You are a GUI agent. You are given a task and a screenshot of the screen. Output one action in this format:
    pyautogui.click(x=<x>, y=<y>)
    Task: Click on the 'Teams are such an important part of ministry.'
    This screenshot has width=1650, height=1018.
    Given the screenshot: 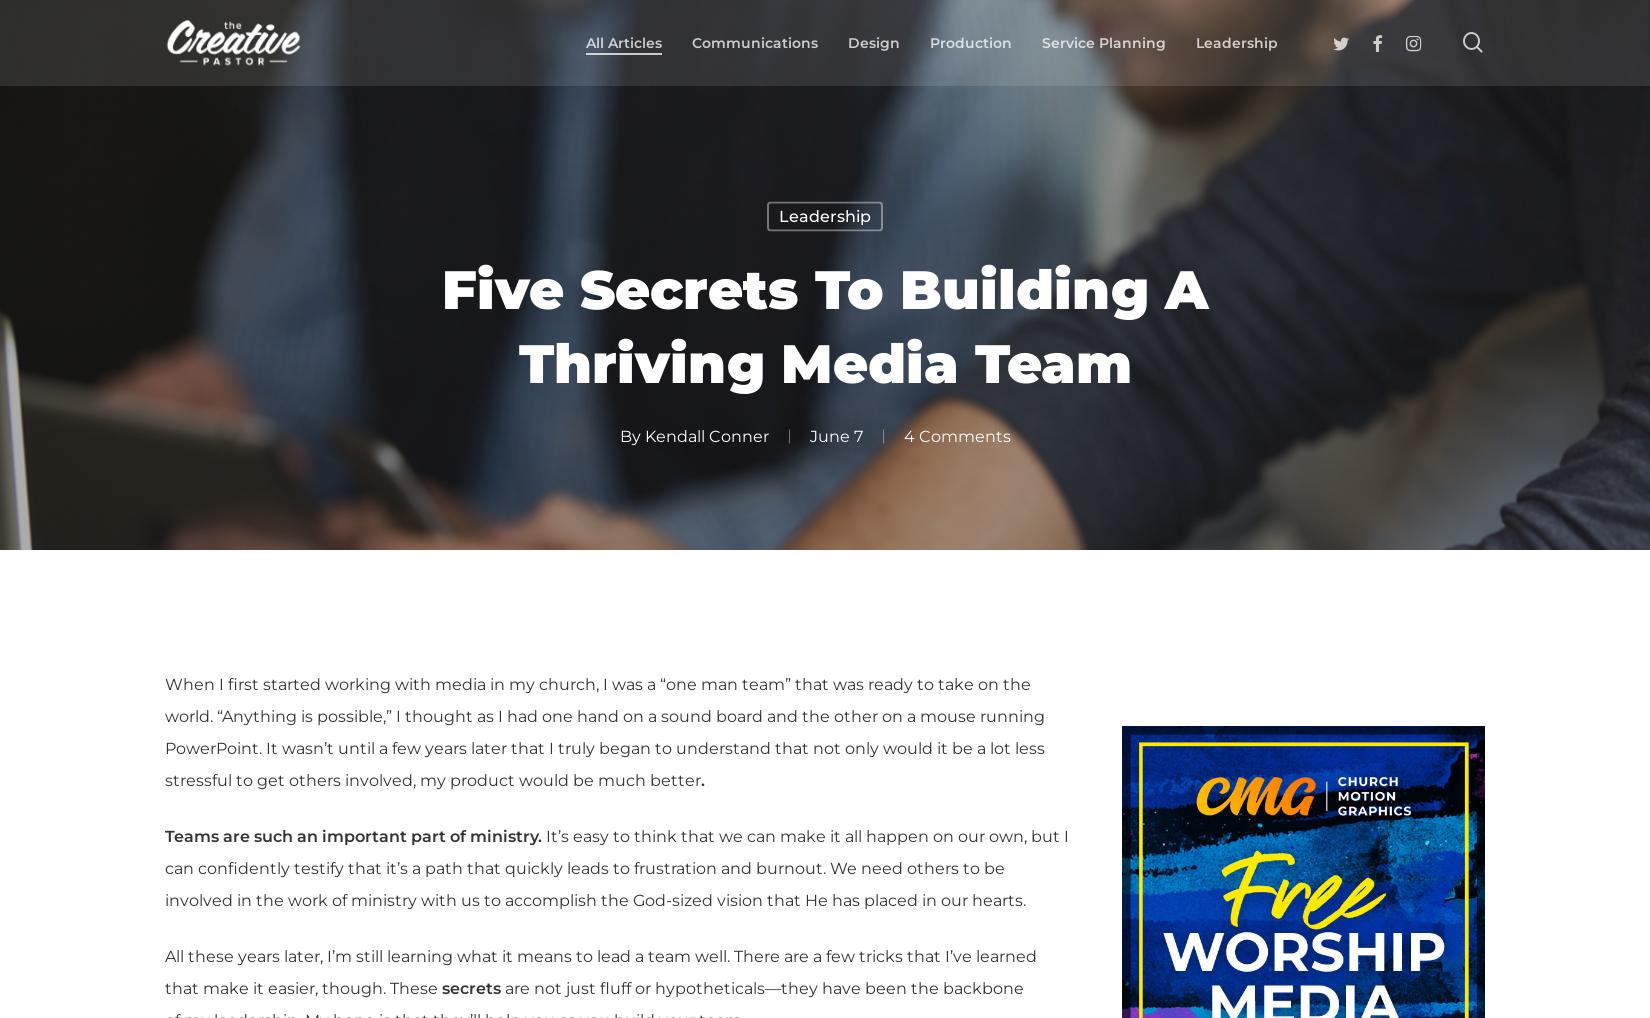 What is the action you would take?
    pyautogui.click(x=353, y=835)
    